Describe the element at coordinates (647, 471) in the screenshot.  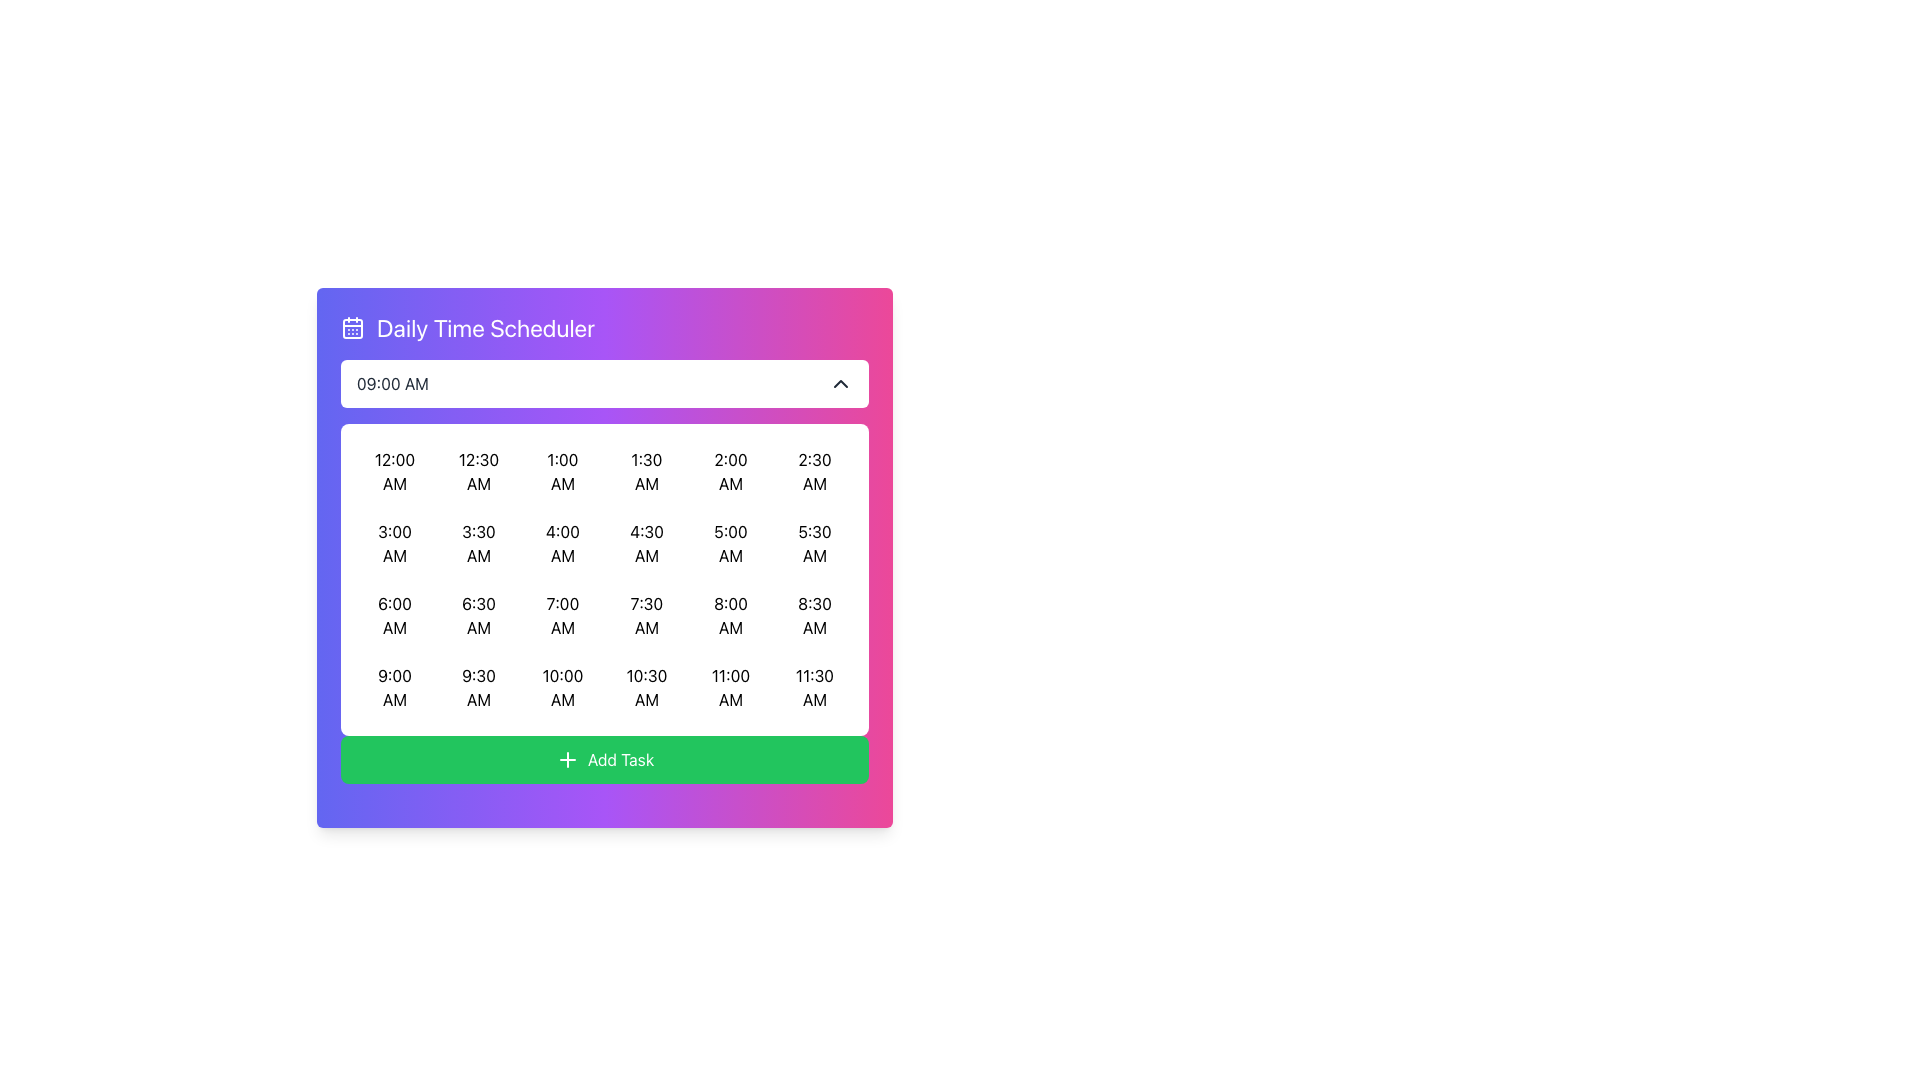
I see `the button displaying '1:30 AM'` at that location.